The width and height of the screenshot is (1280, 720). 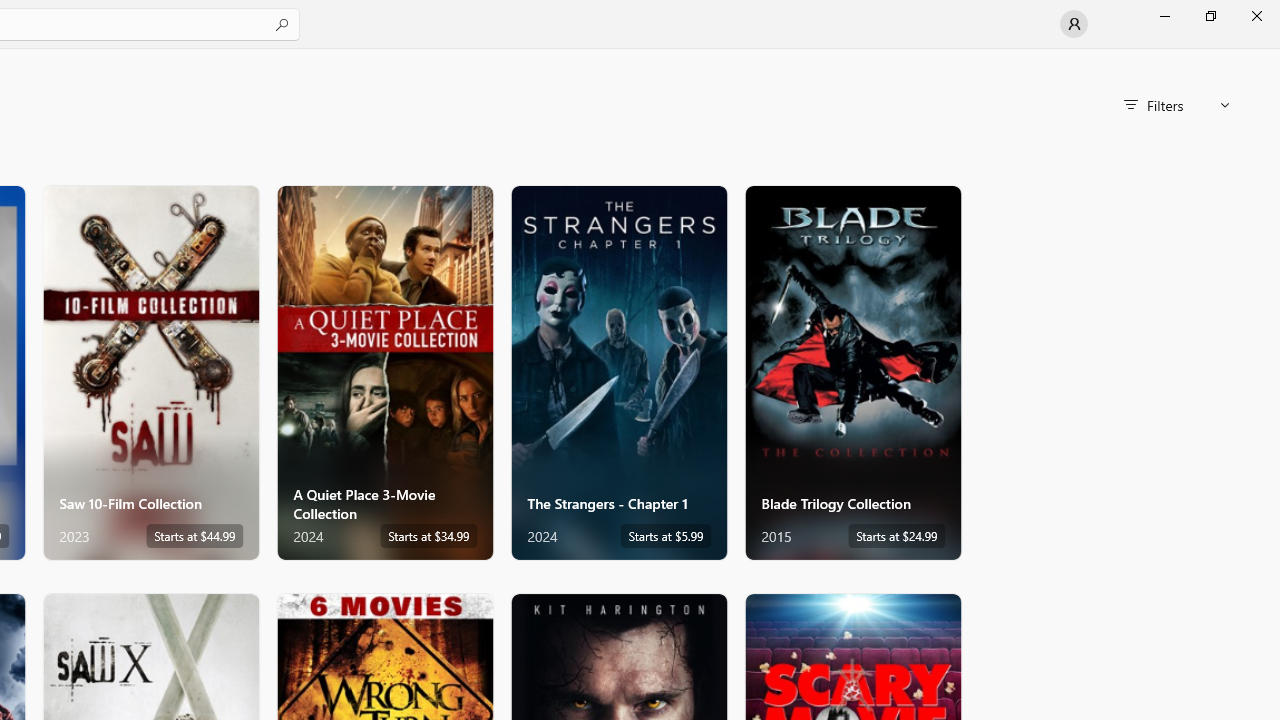 I want to click on 'Filters', so click(x=1176, y=105).